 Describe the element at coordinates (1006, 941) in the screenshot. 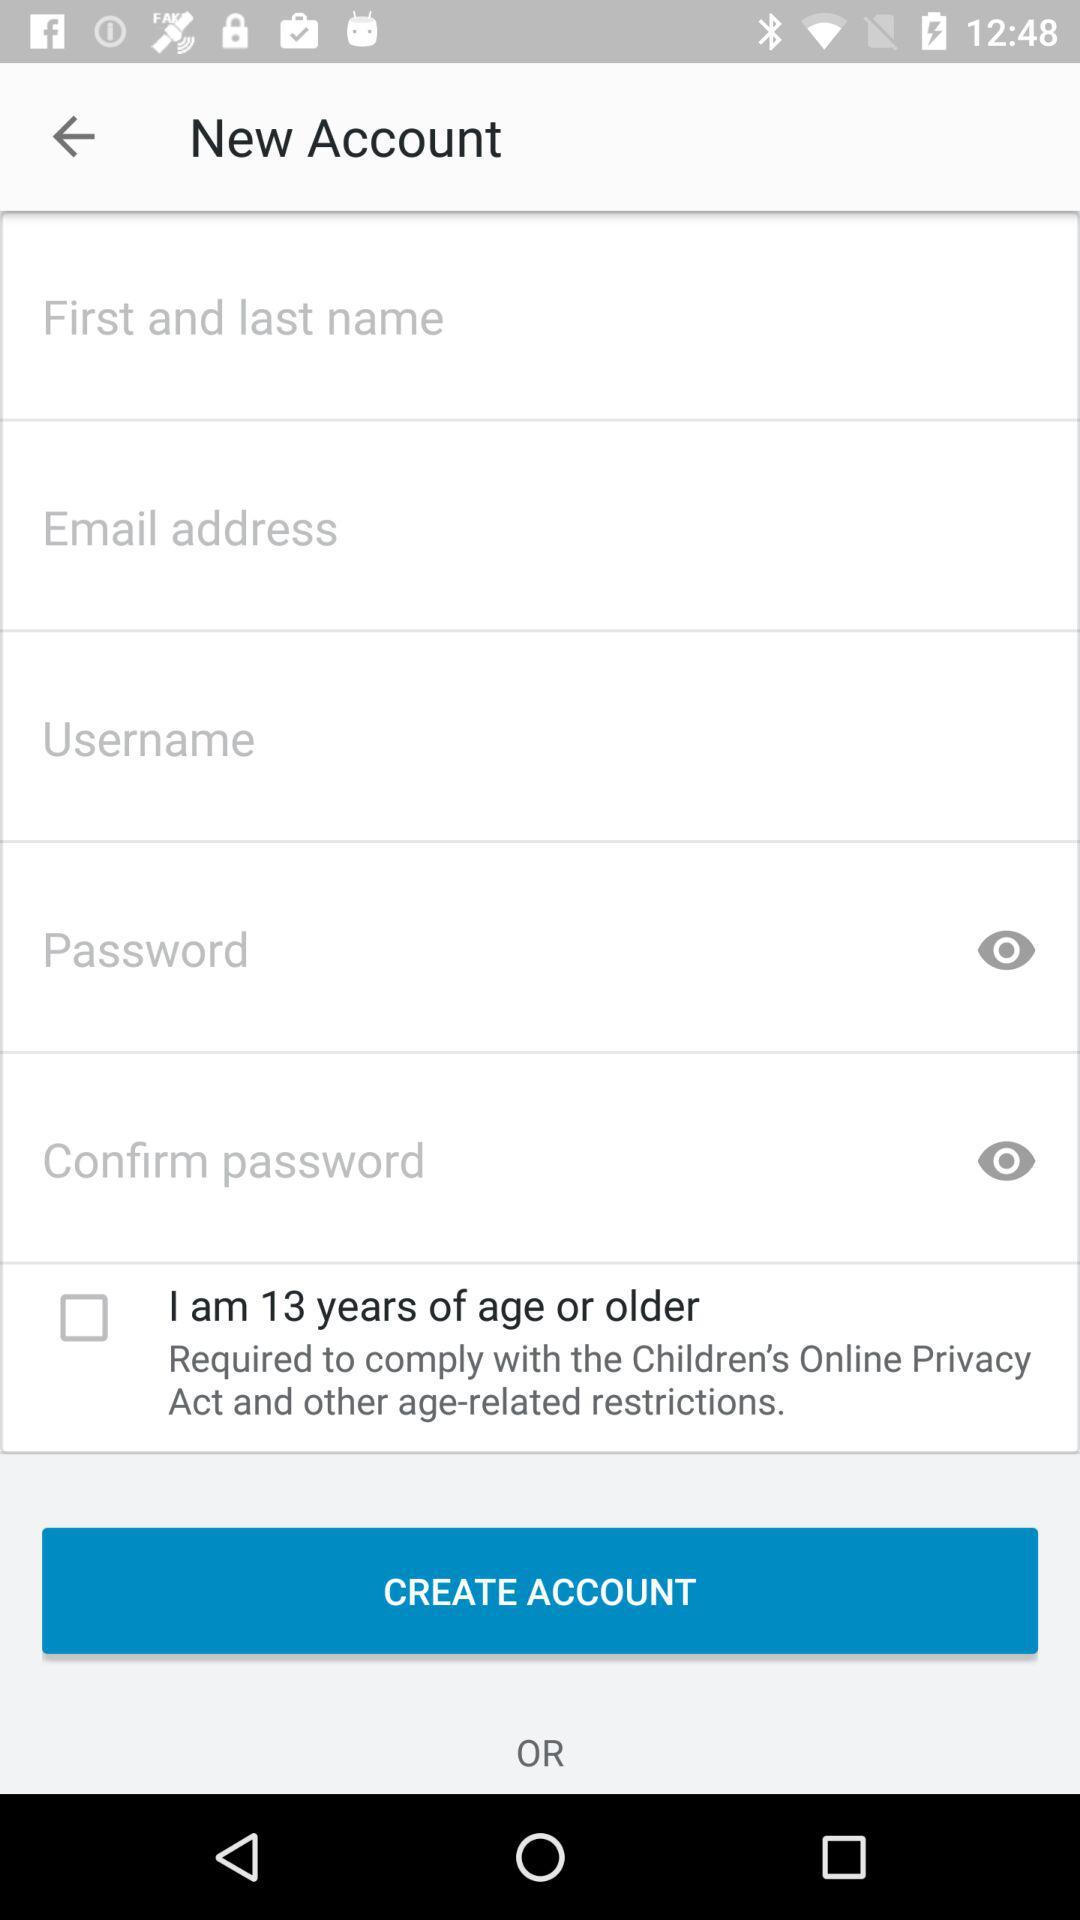

I see `shows eye icon` at that location.